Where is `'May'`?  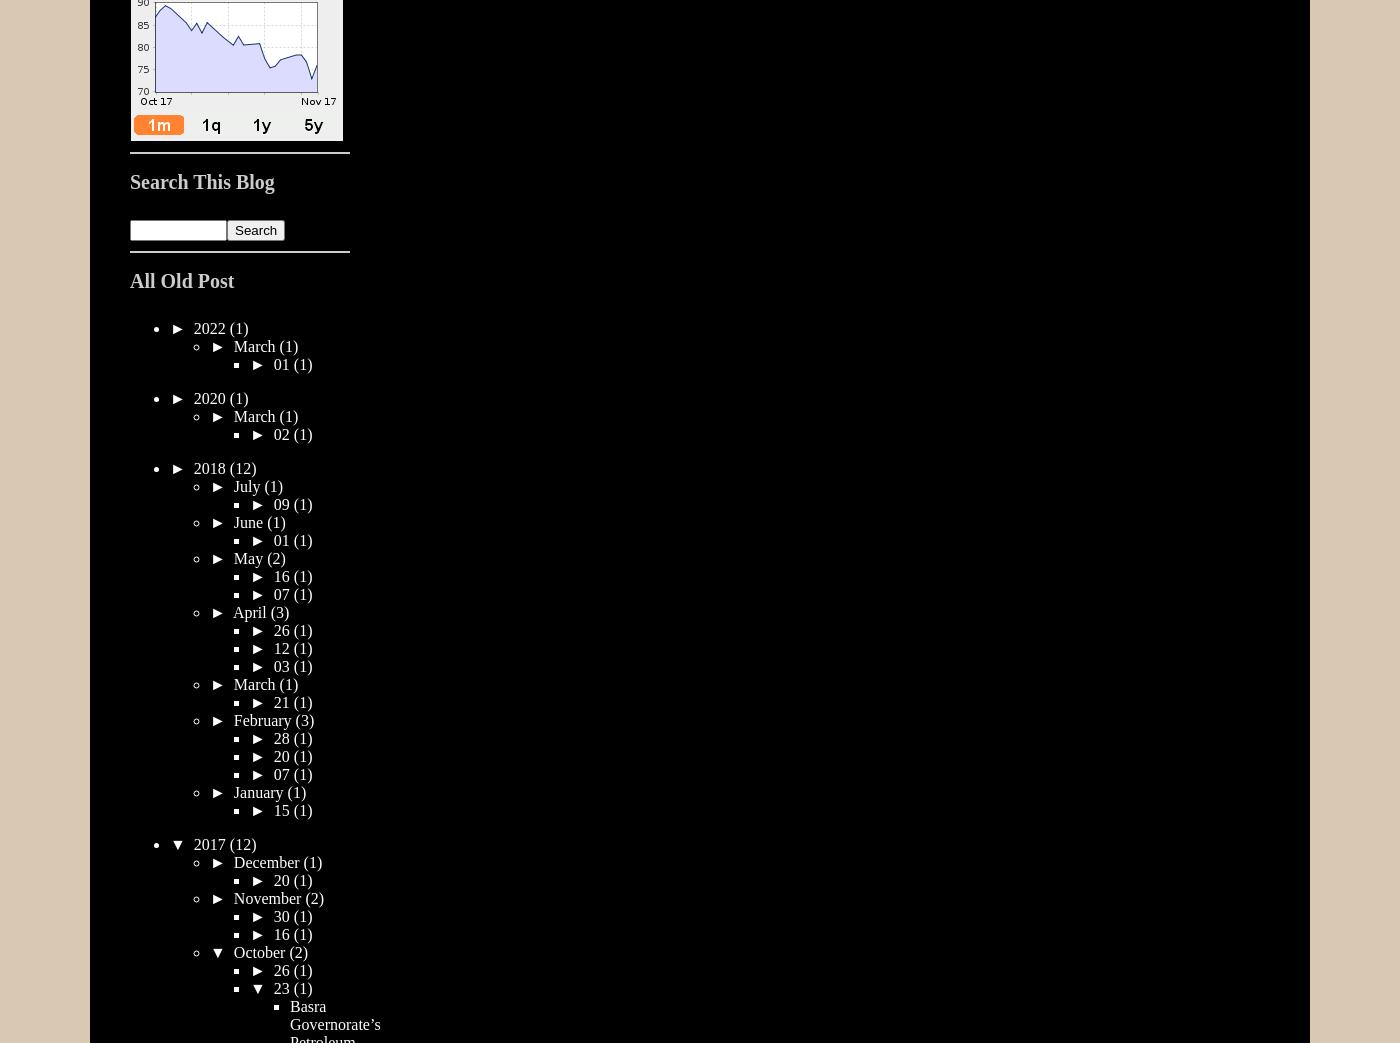 'May' is located at coordinates (250, 557).